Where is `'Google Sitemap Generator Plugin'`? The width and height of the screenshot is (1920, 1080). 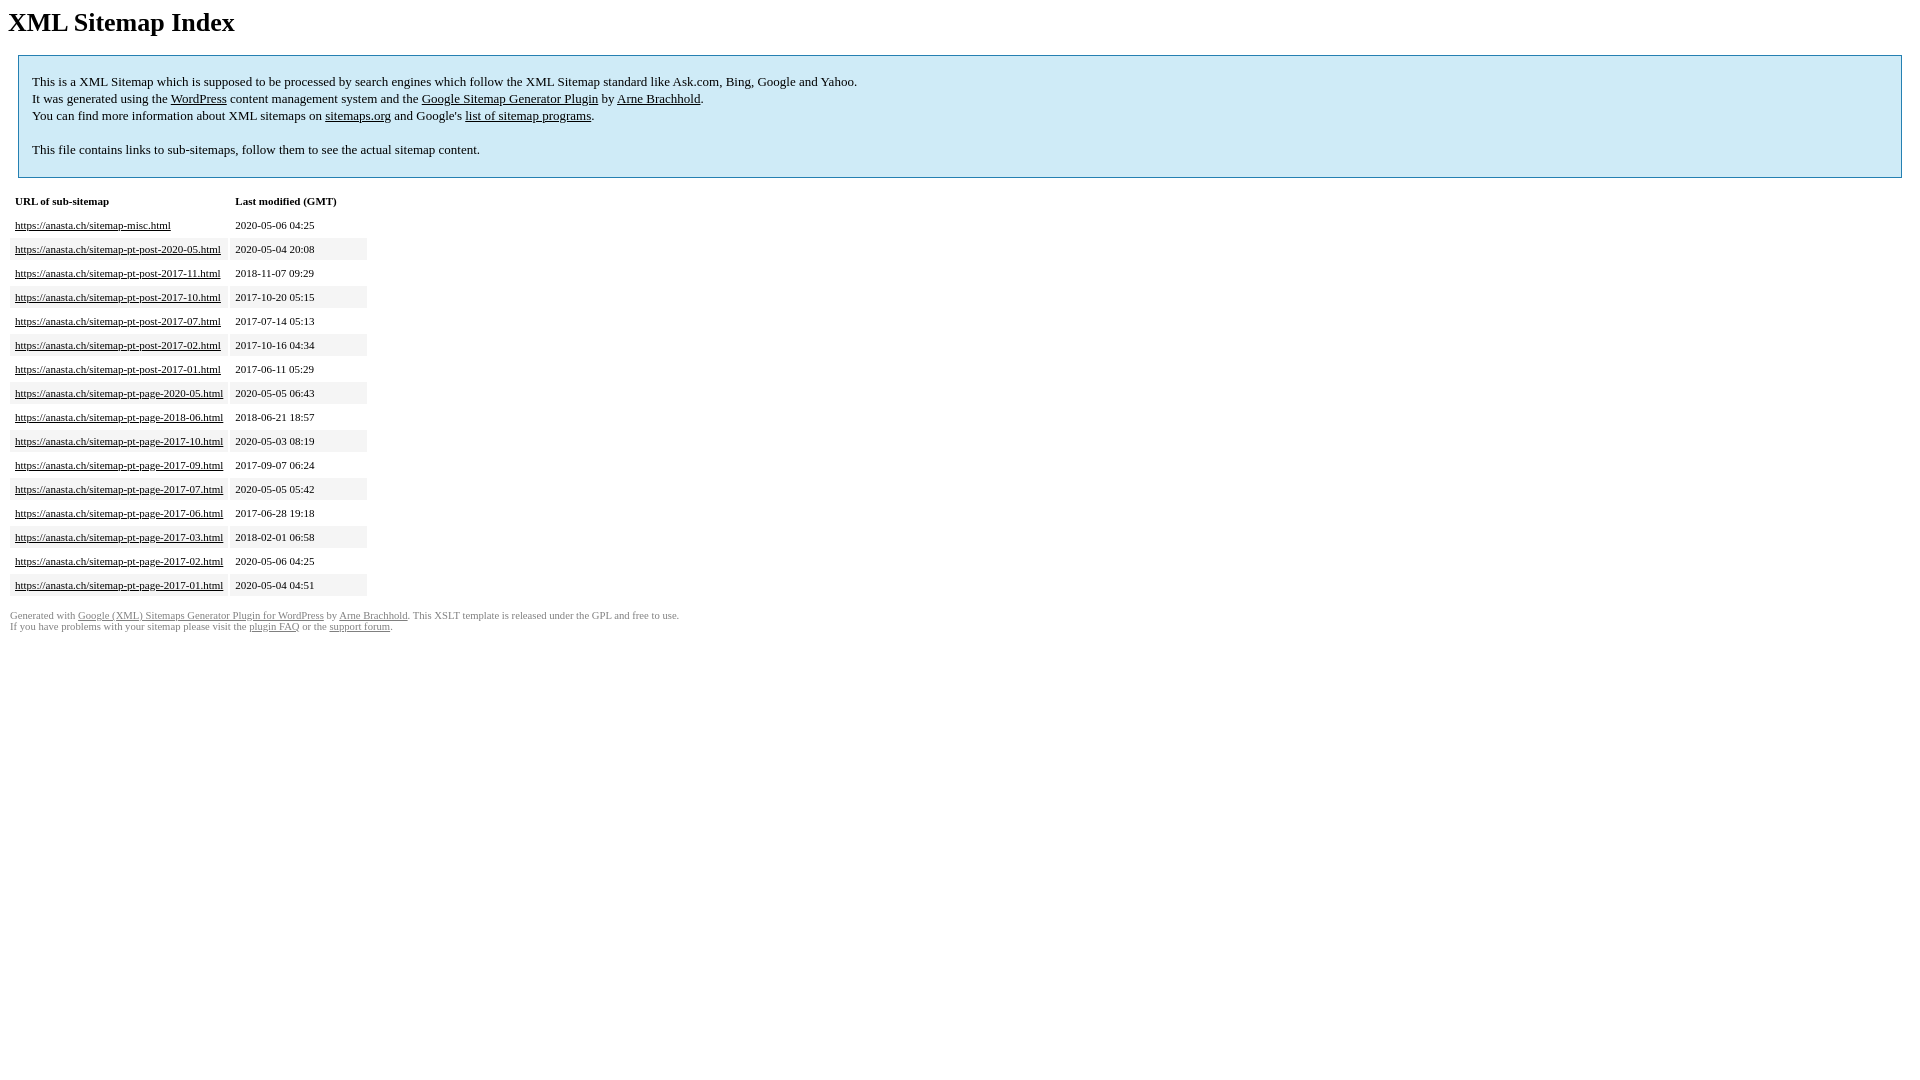
'Google Sitemap Generator Plugin' is located at coordinates (510, 98).